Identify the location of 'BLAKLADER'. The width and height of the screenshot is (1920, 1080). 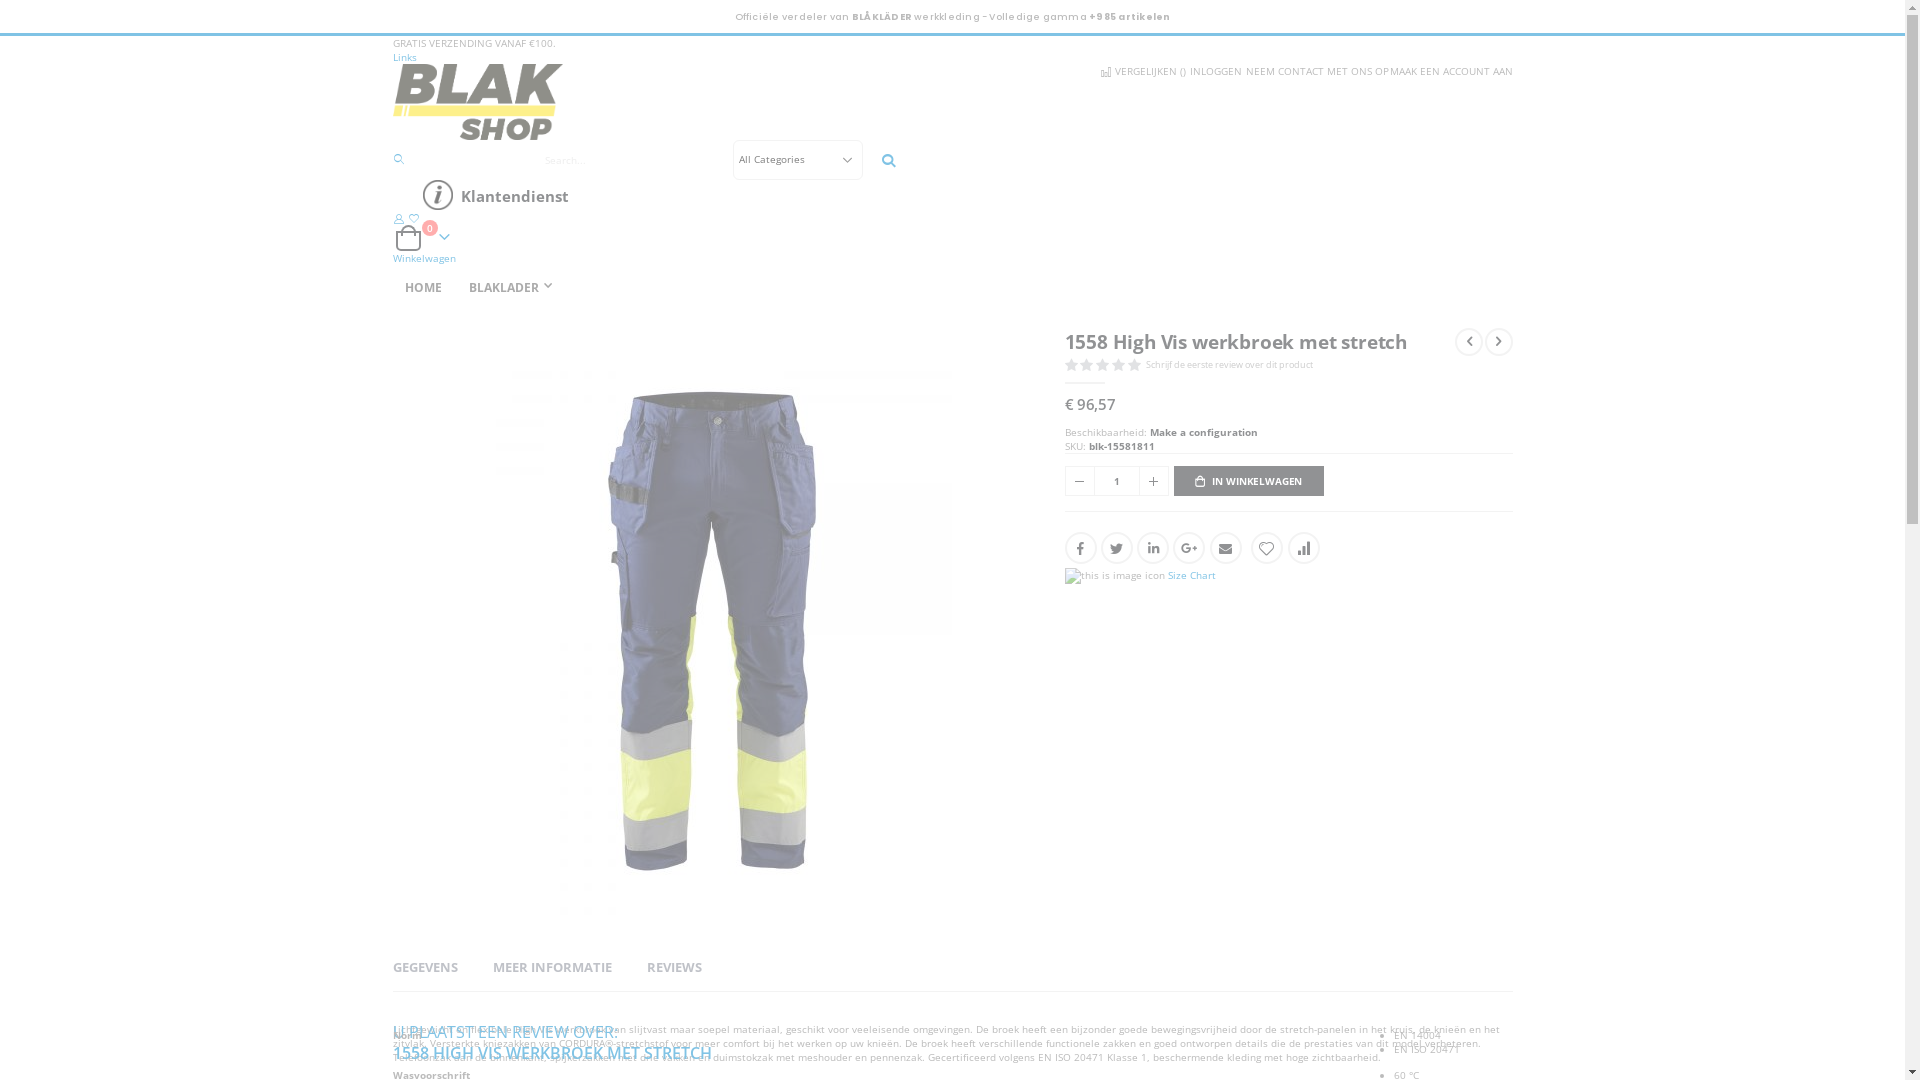
(513, 288).